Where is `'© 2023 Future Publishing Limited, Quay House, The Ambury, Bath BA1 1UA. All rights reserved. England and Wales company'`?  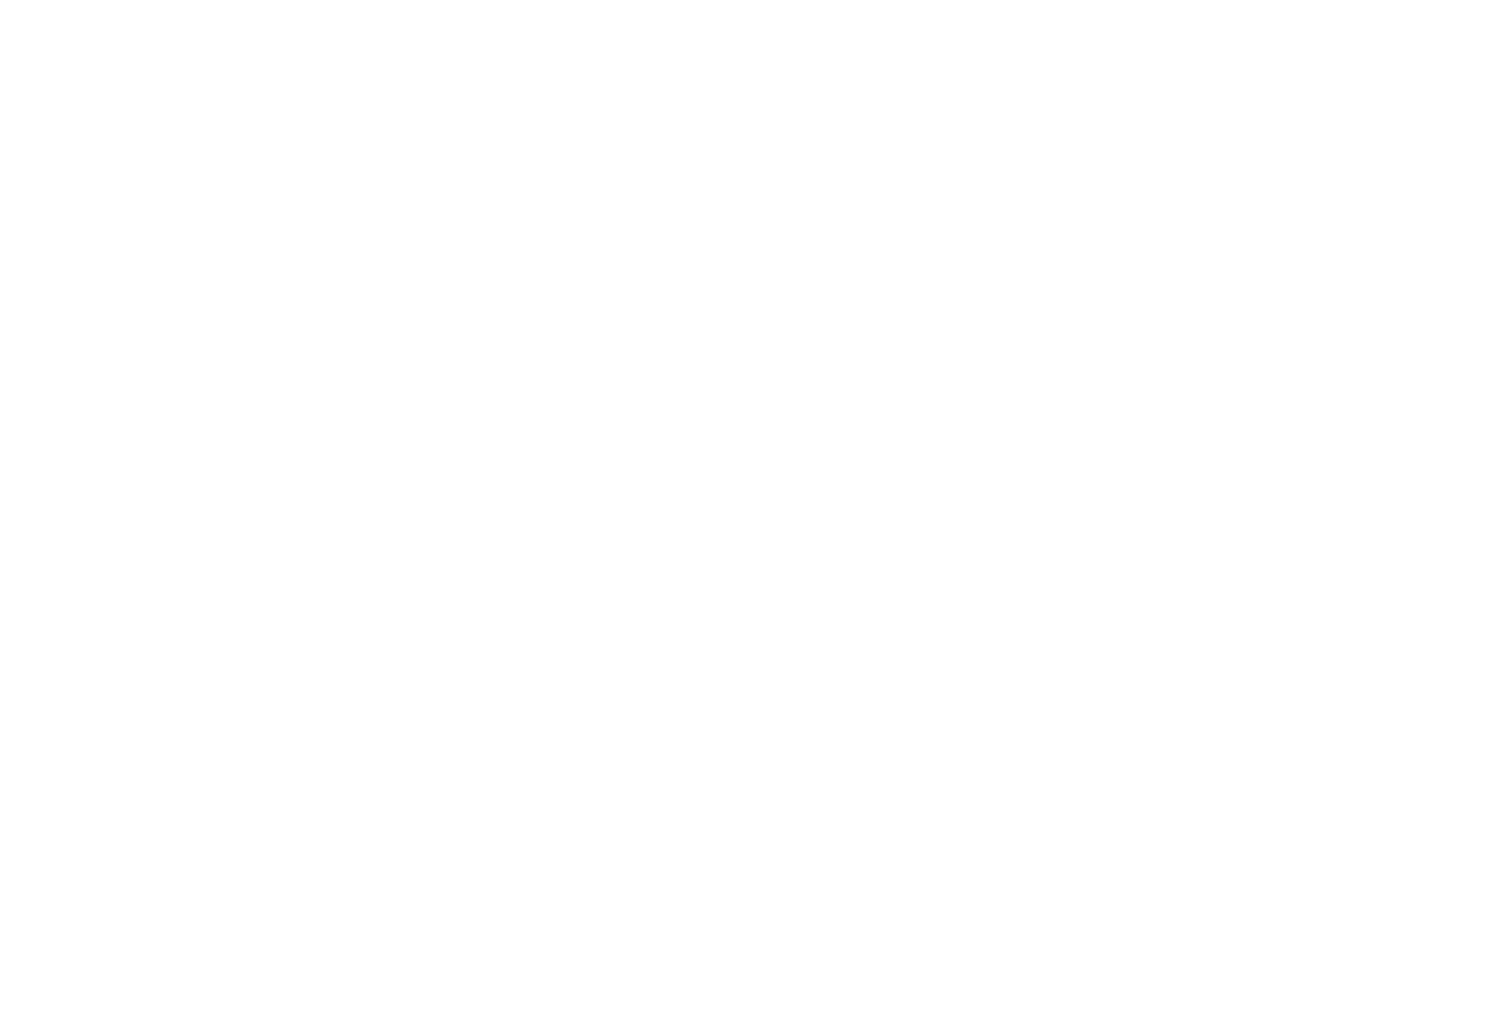 '© 2023 Future Publishing Limited, Quay House, The Ambury, Bath BA1 1UA. All rights reserved. England and Wales company' is located at coordinates (748, 863).